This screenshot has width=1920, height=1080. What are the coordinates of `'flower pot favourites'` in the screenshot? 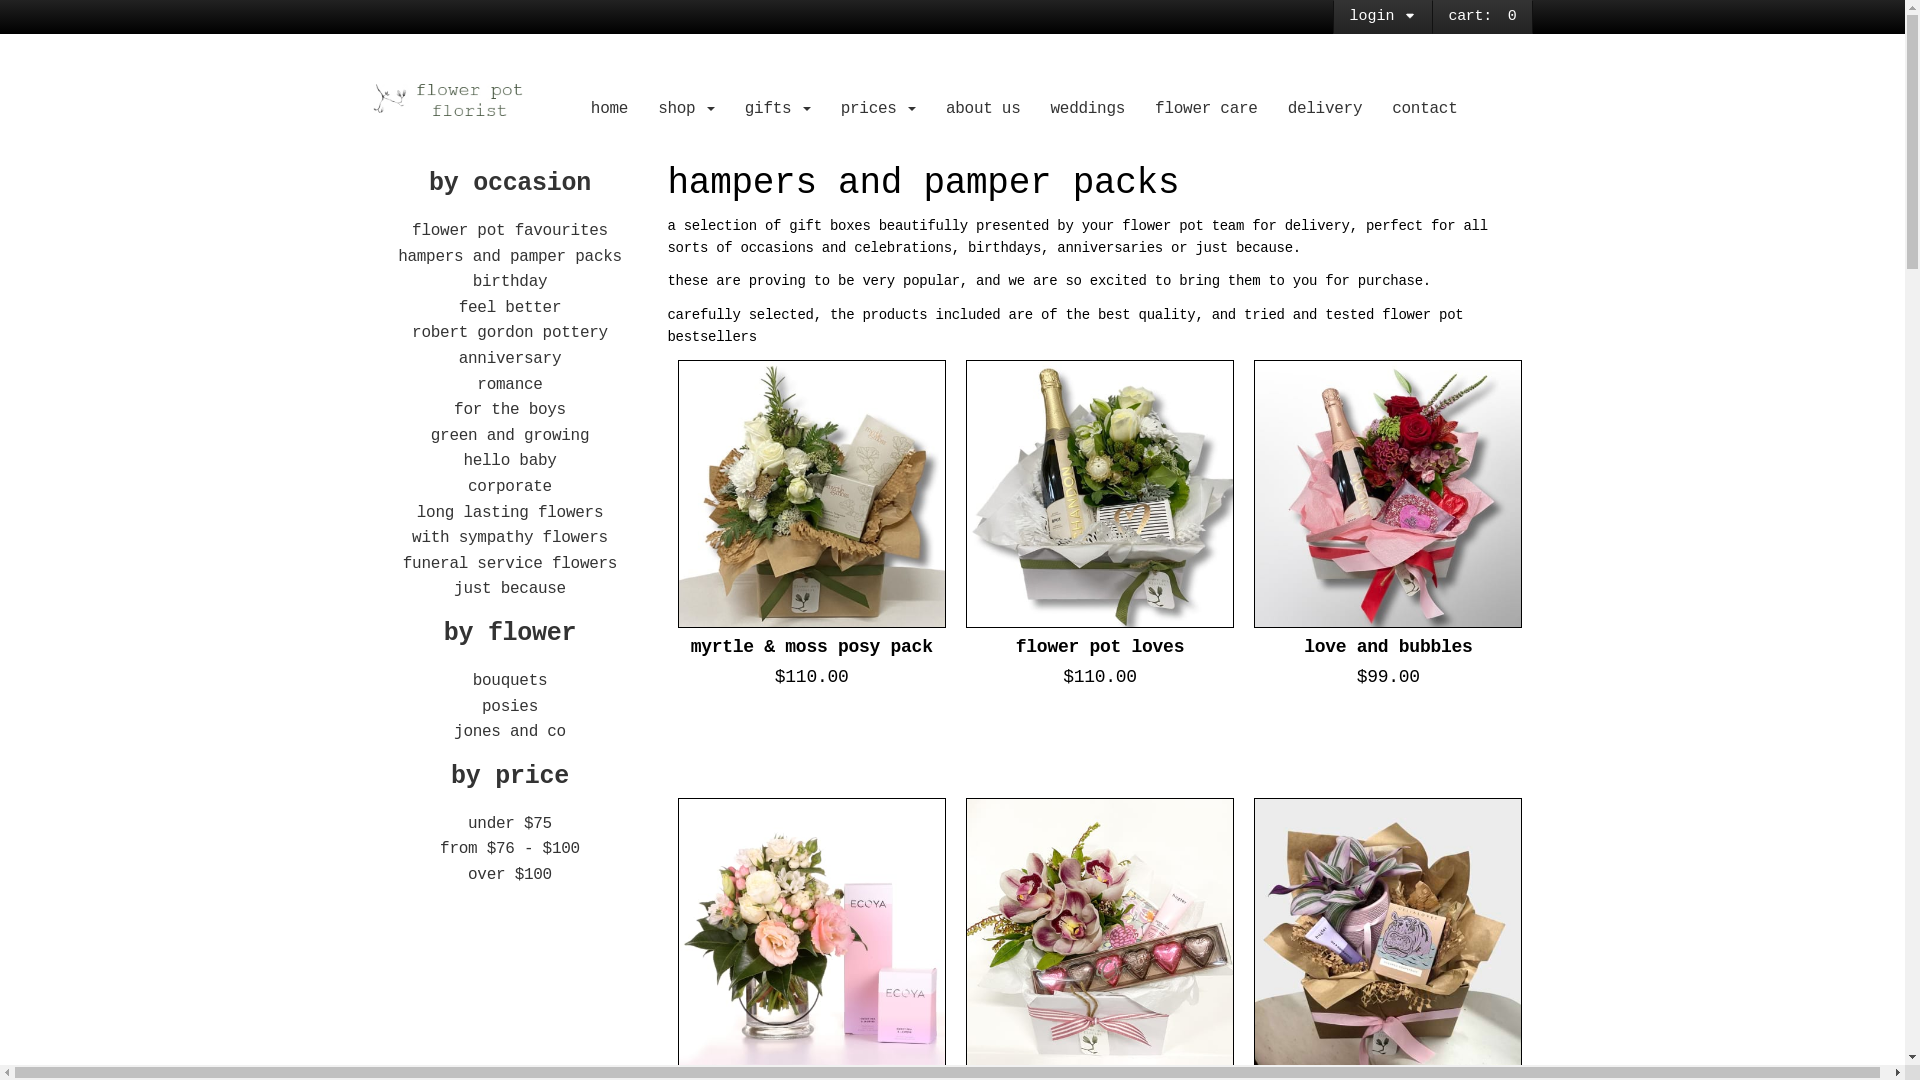 It's located at (509, 230).